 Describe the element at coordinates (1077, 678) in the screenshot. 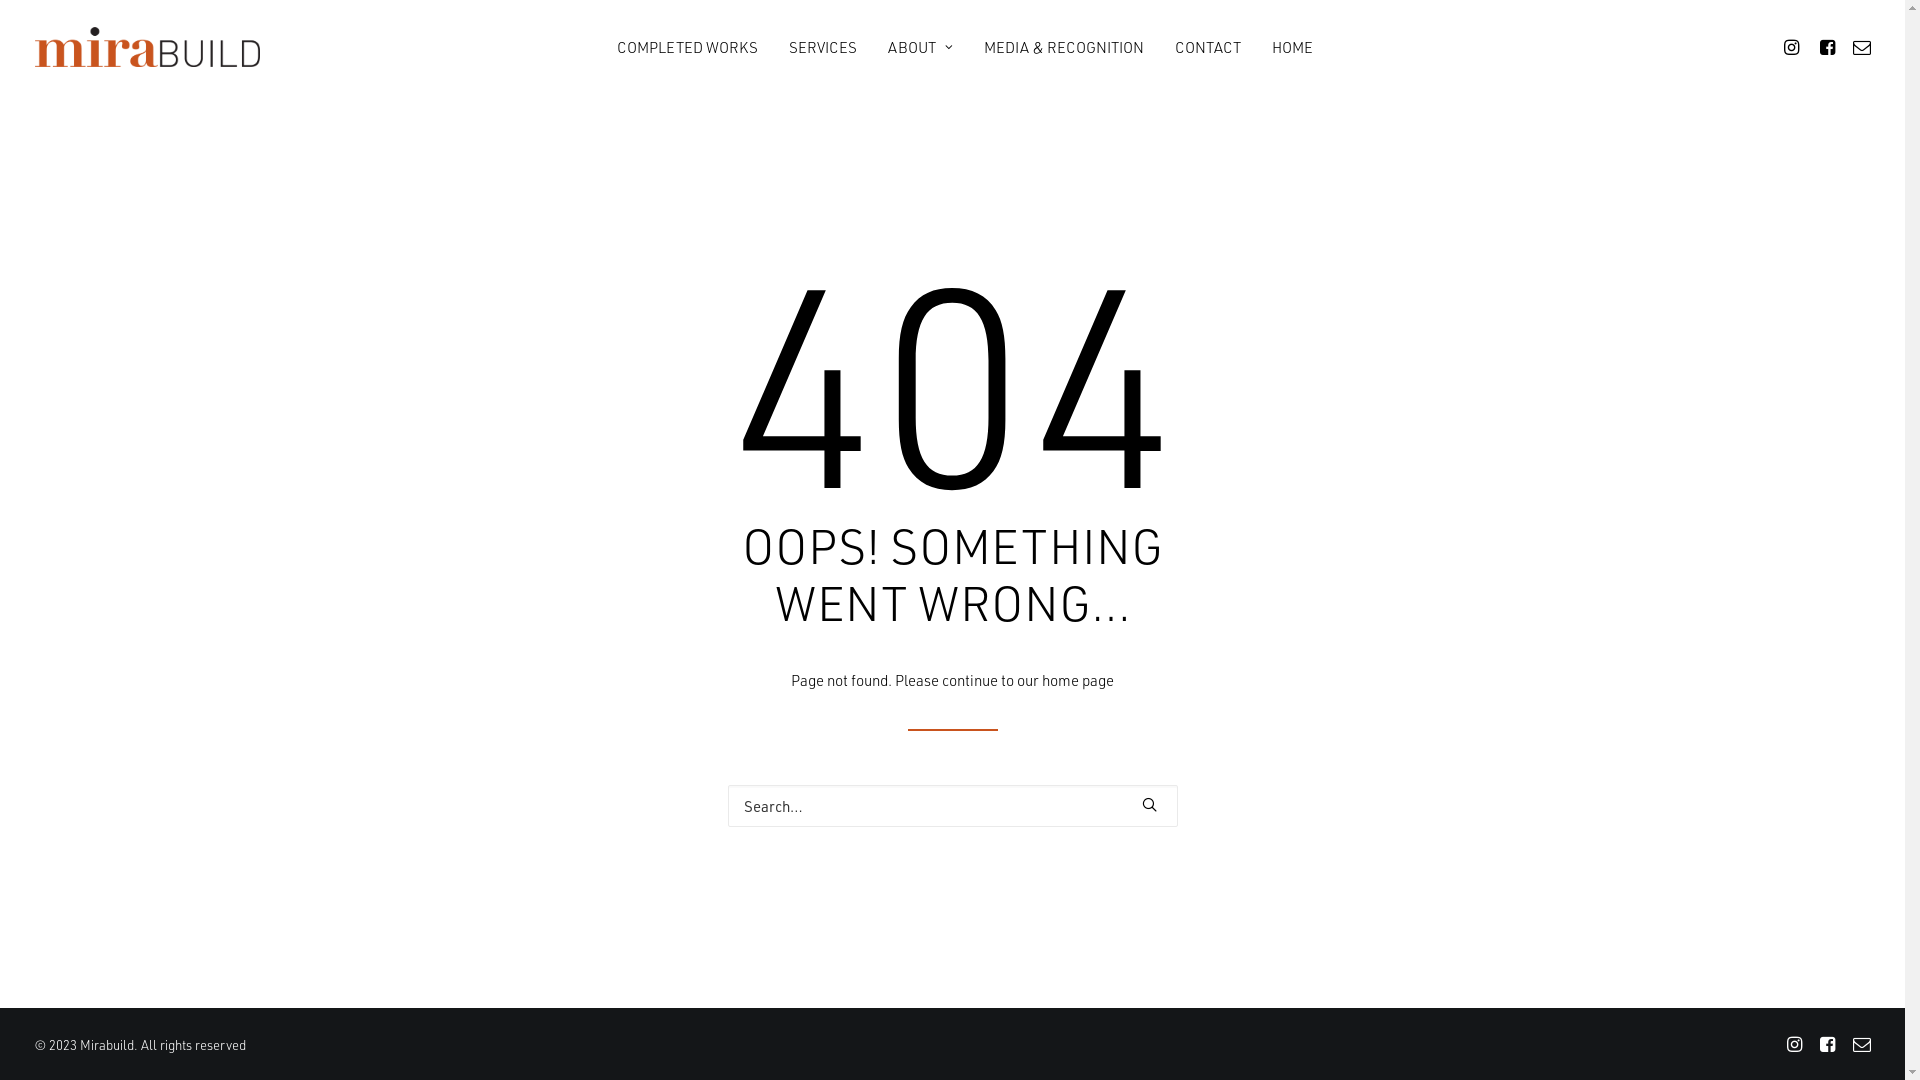

I see `'home page'` at that location.